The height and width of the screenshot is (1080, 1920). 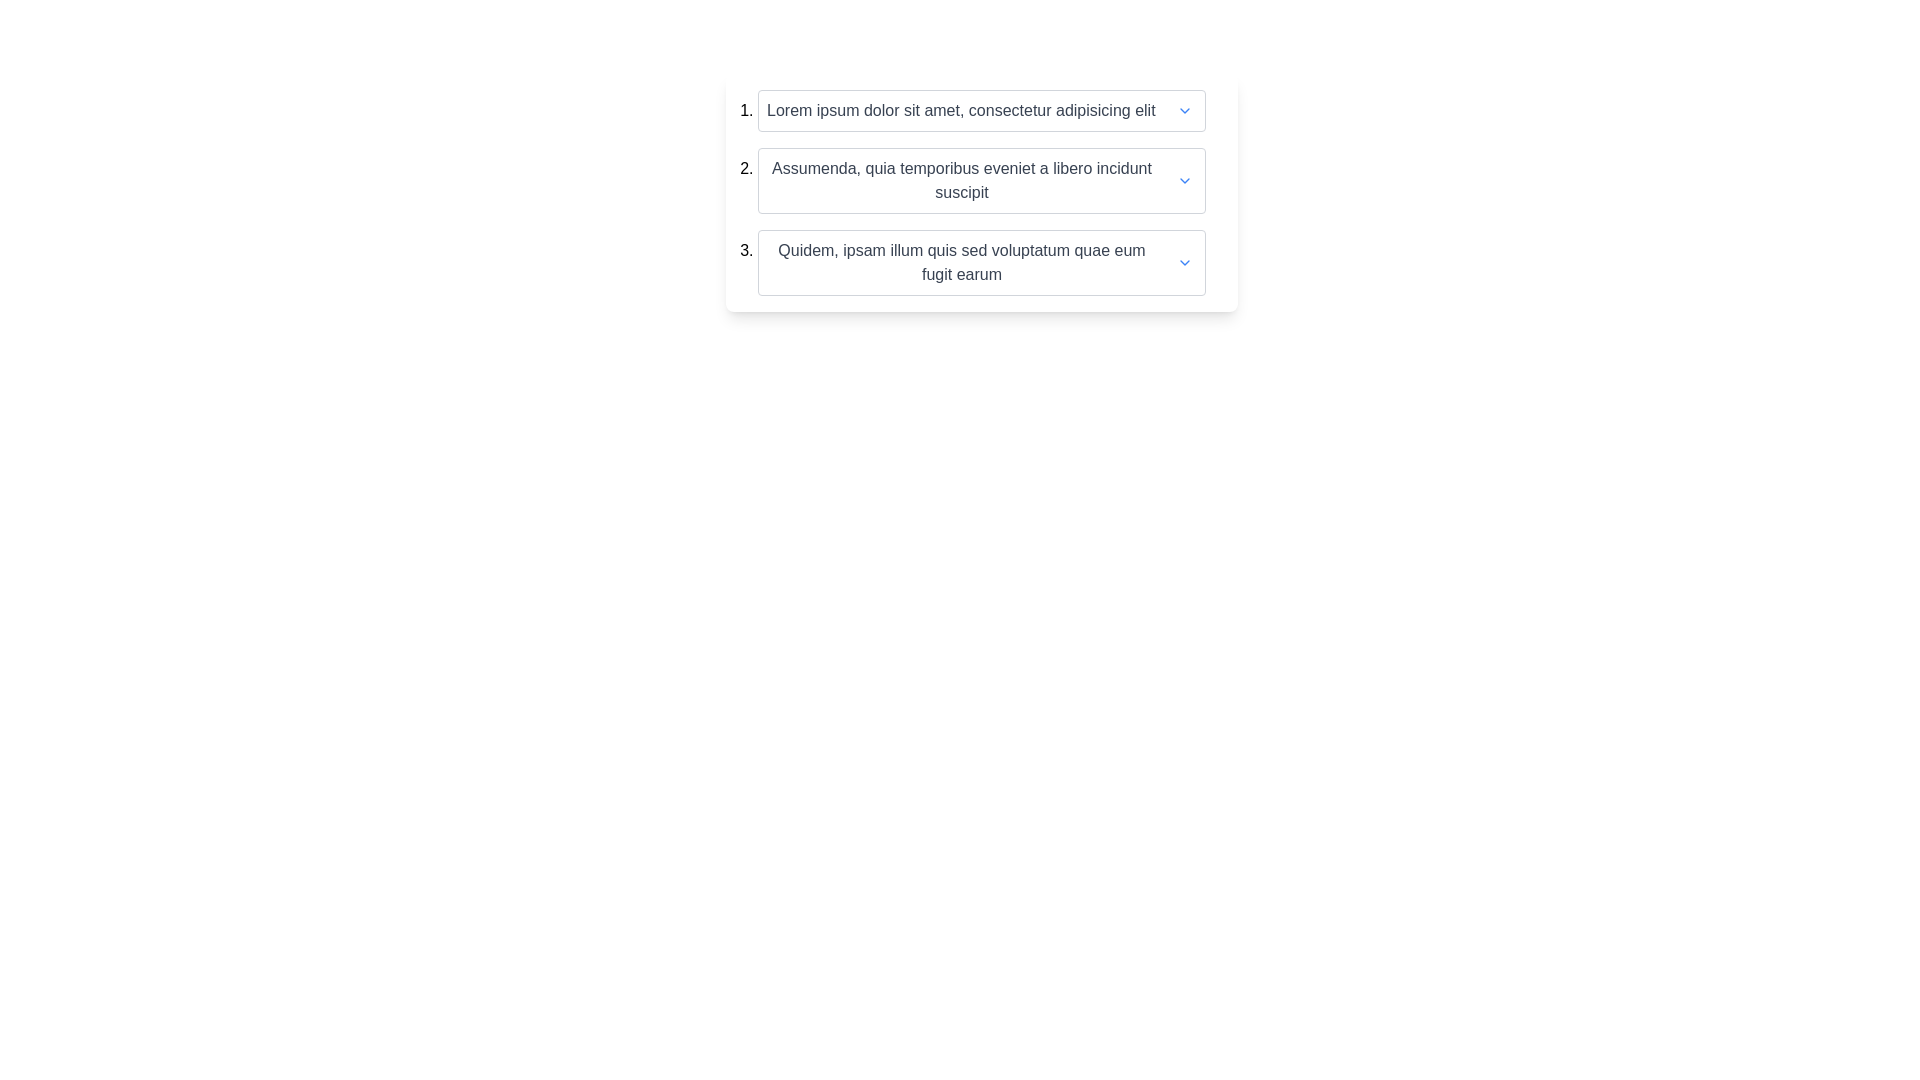 I want to click on the blue downward-facing chevron icon of the third List Item, which has a light gray border and contains the text 'Quidem, ipsam illum quis sed voluptatum quae eum fugit earum', so click(x=982, y=261).